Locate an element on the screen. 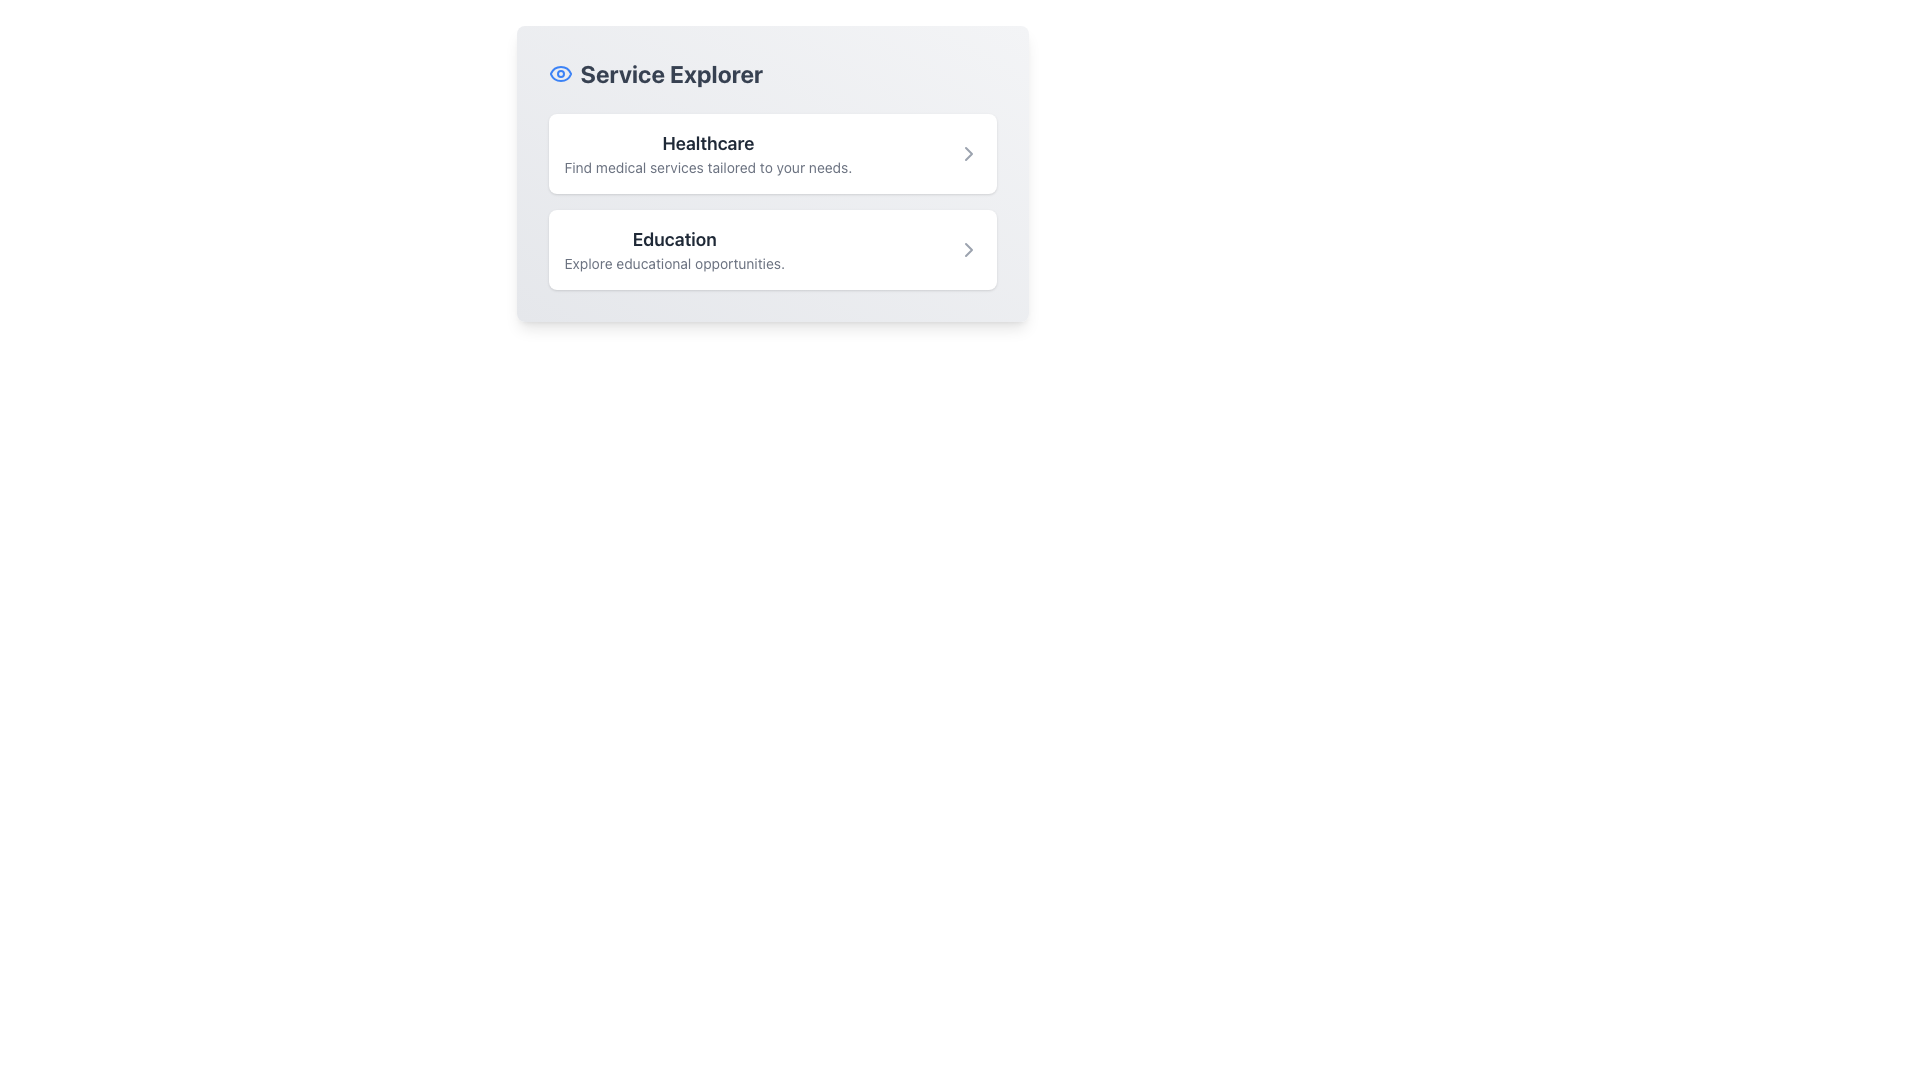 Image resolution: width=1920 pixels, height=1080 pixels. the 'Education' text label, which is a prominent textual label styled in dark gray, located below the 'Healthcare' row in the second section of options is located at coordinates (674, 238).